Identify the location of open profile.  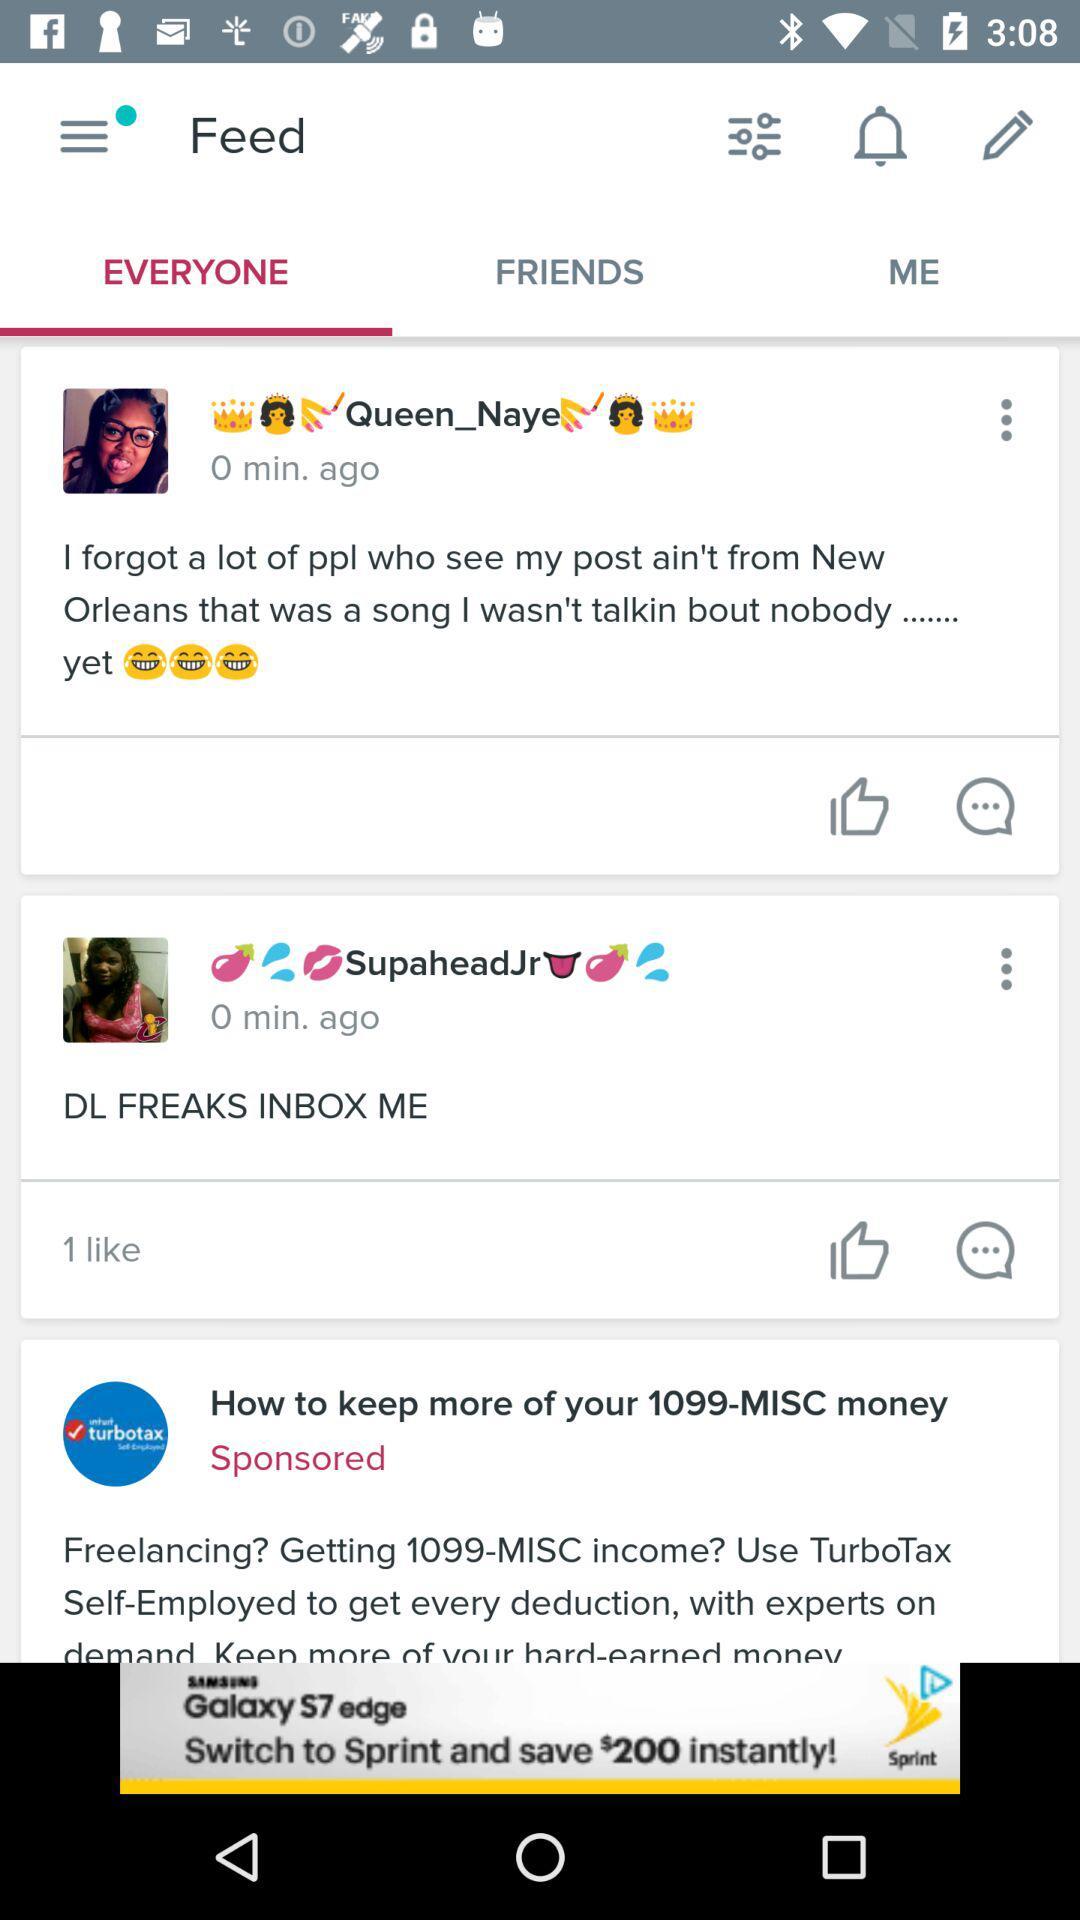
(115, 440).